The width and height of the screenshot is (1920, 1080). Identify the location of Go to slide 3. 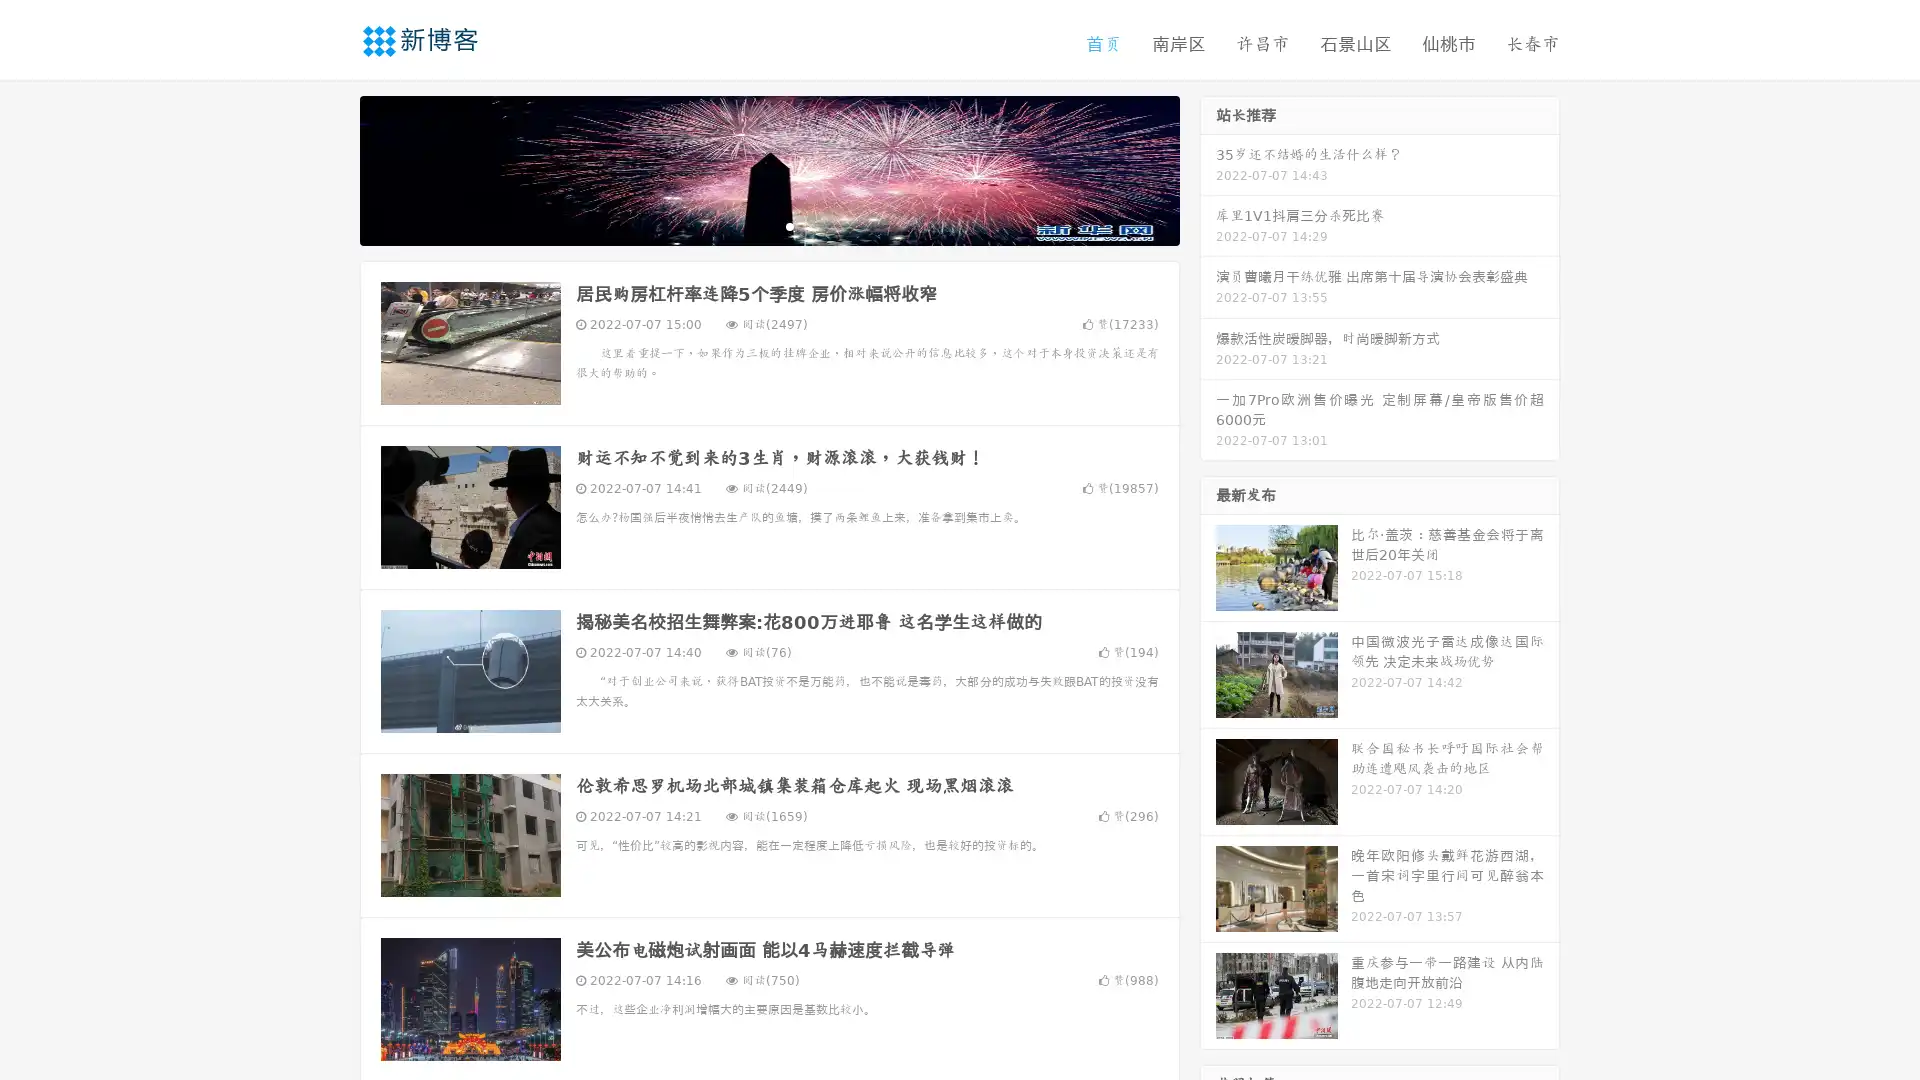
(789, 225).